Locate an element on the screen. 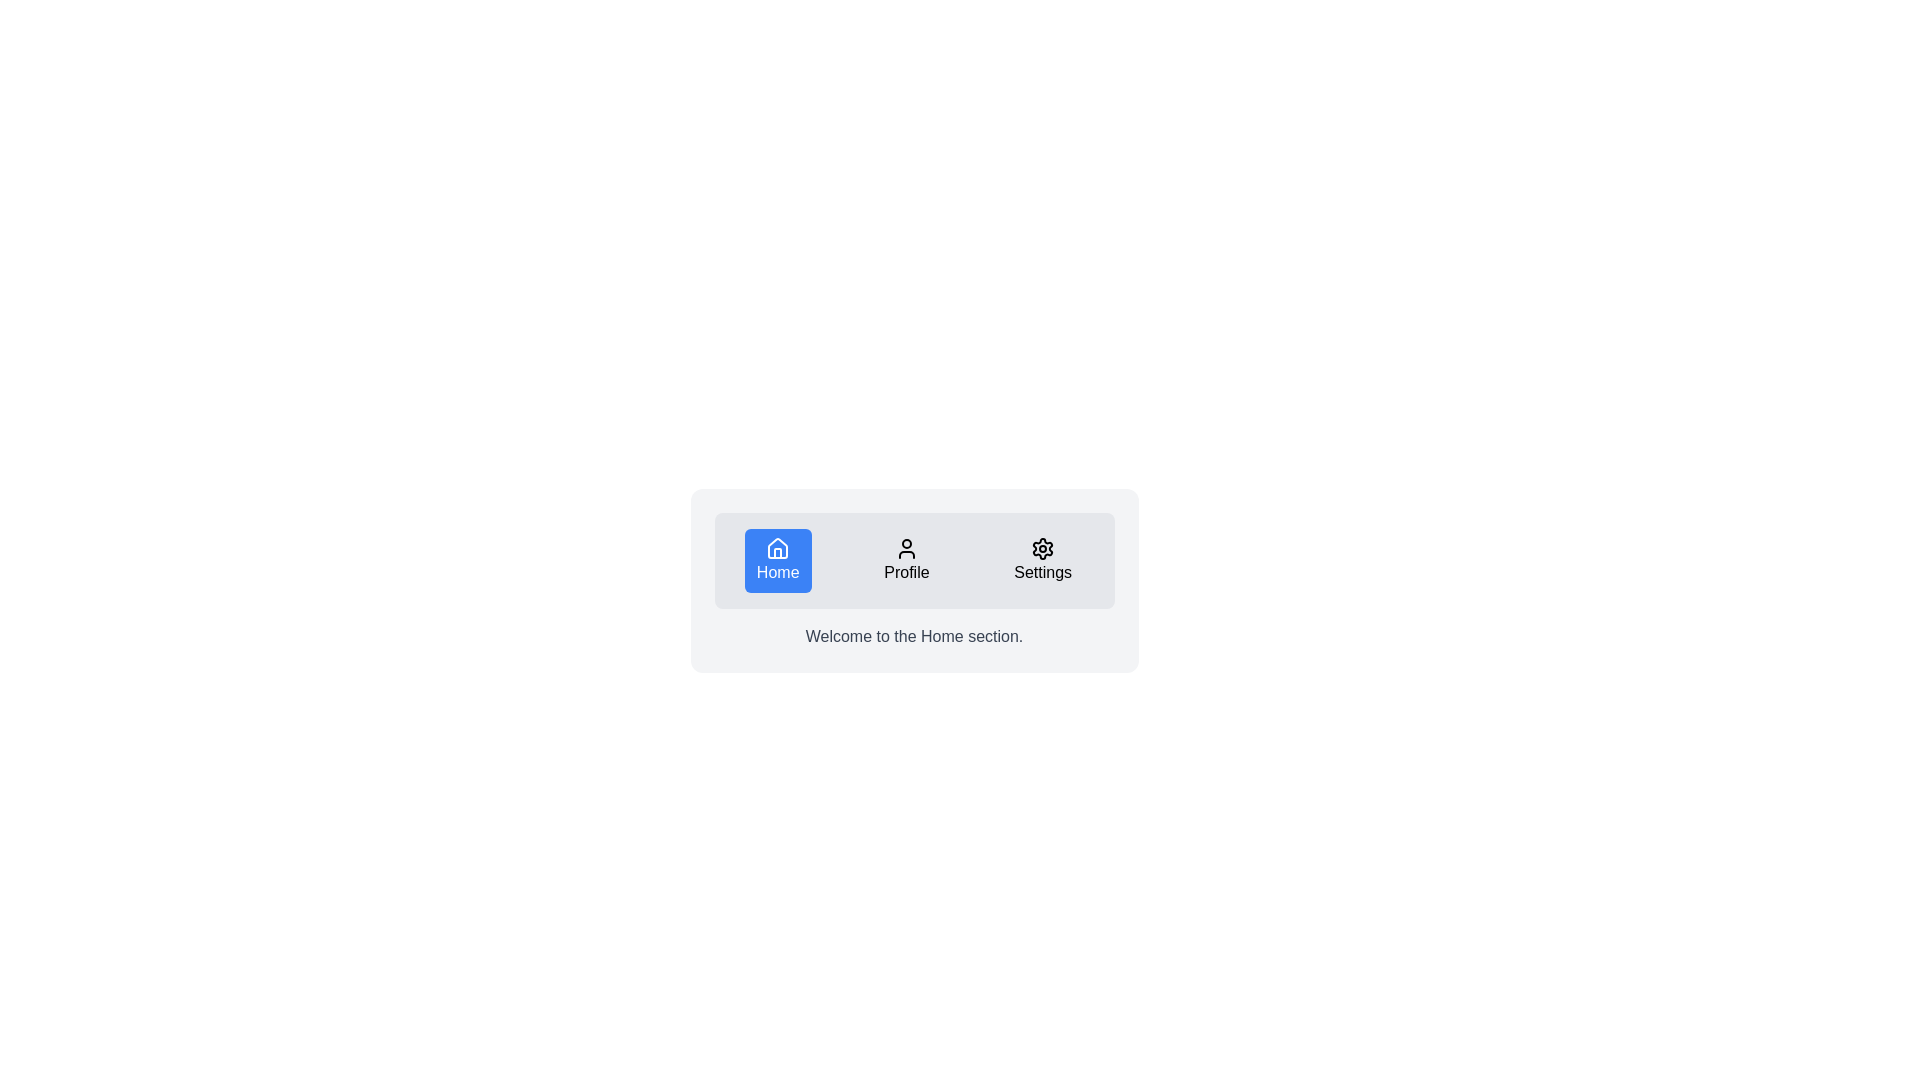 The image size is (1920, 1080). the blue rectangular button with white text 'Home' and a house-shaped icon is located at coordinates (777, 560).